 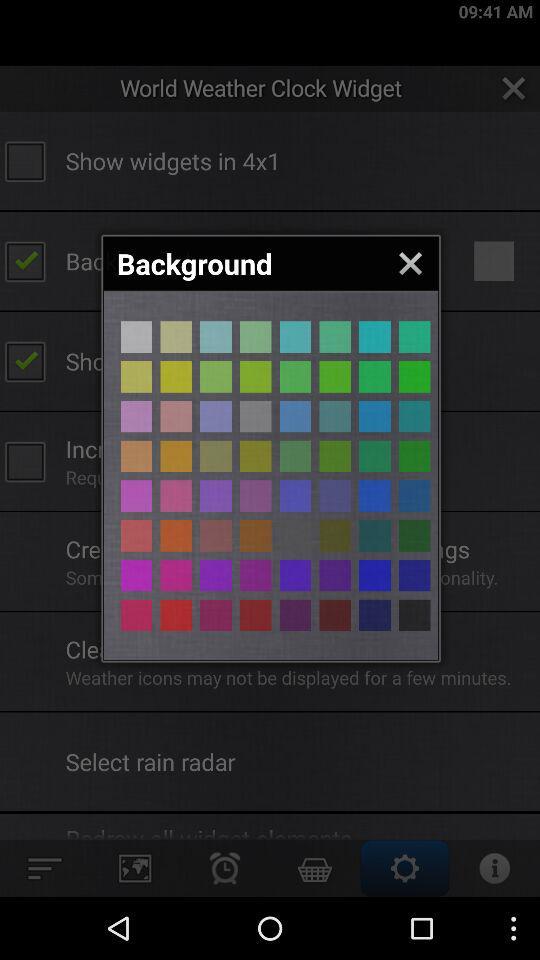 I want to click on color, so click(x=135, y=614).